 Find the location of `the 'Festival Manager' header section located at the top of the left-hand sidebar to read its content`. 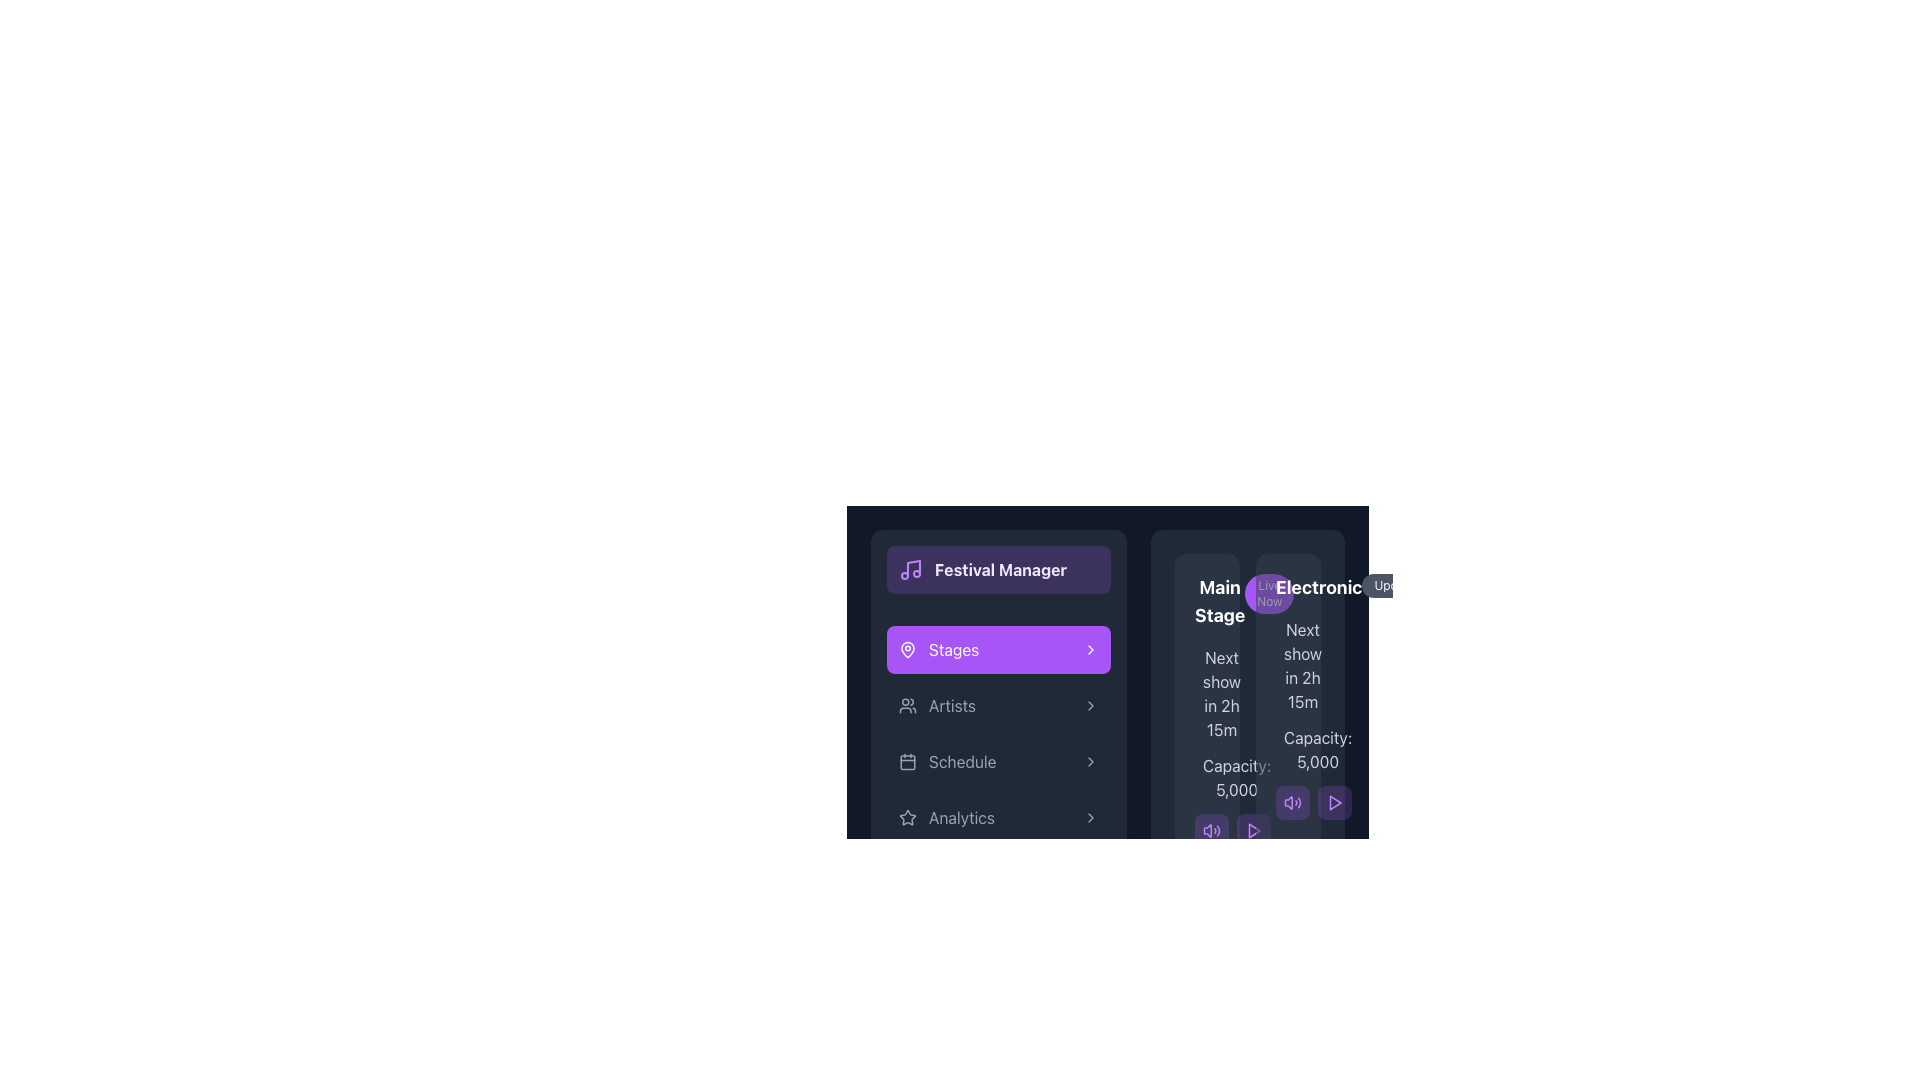

the 'Festival Manager' header section located at the top of the left-hand sidebar to read its content is located at coordinates (998, 570).